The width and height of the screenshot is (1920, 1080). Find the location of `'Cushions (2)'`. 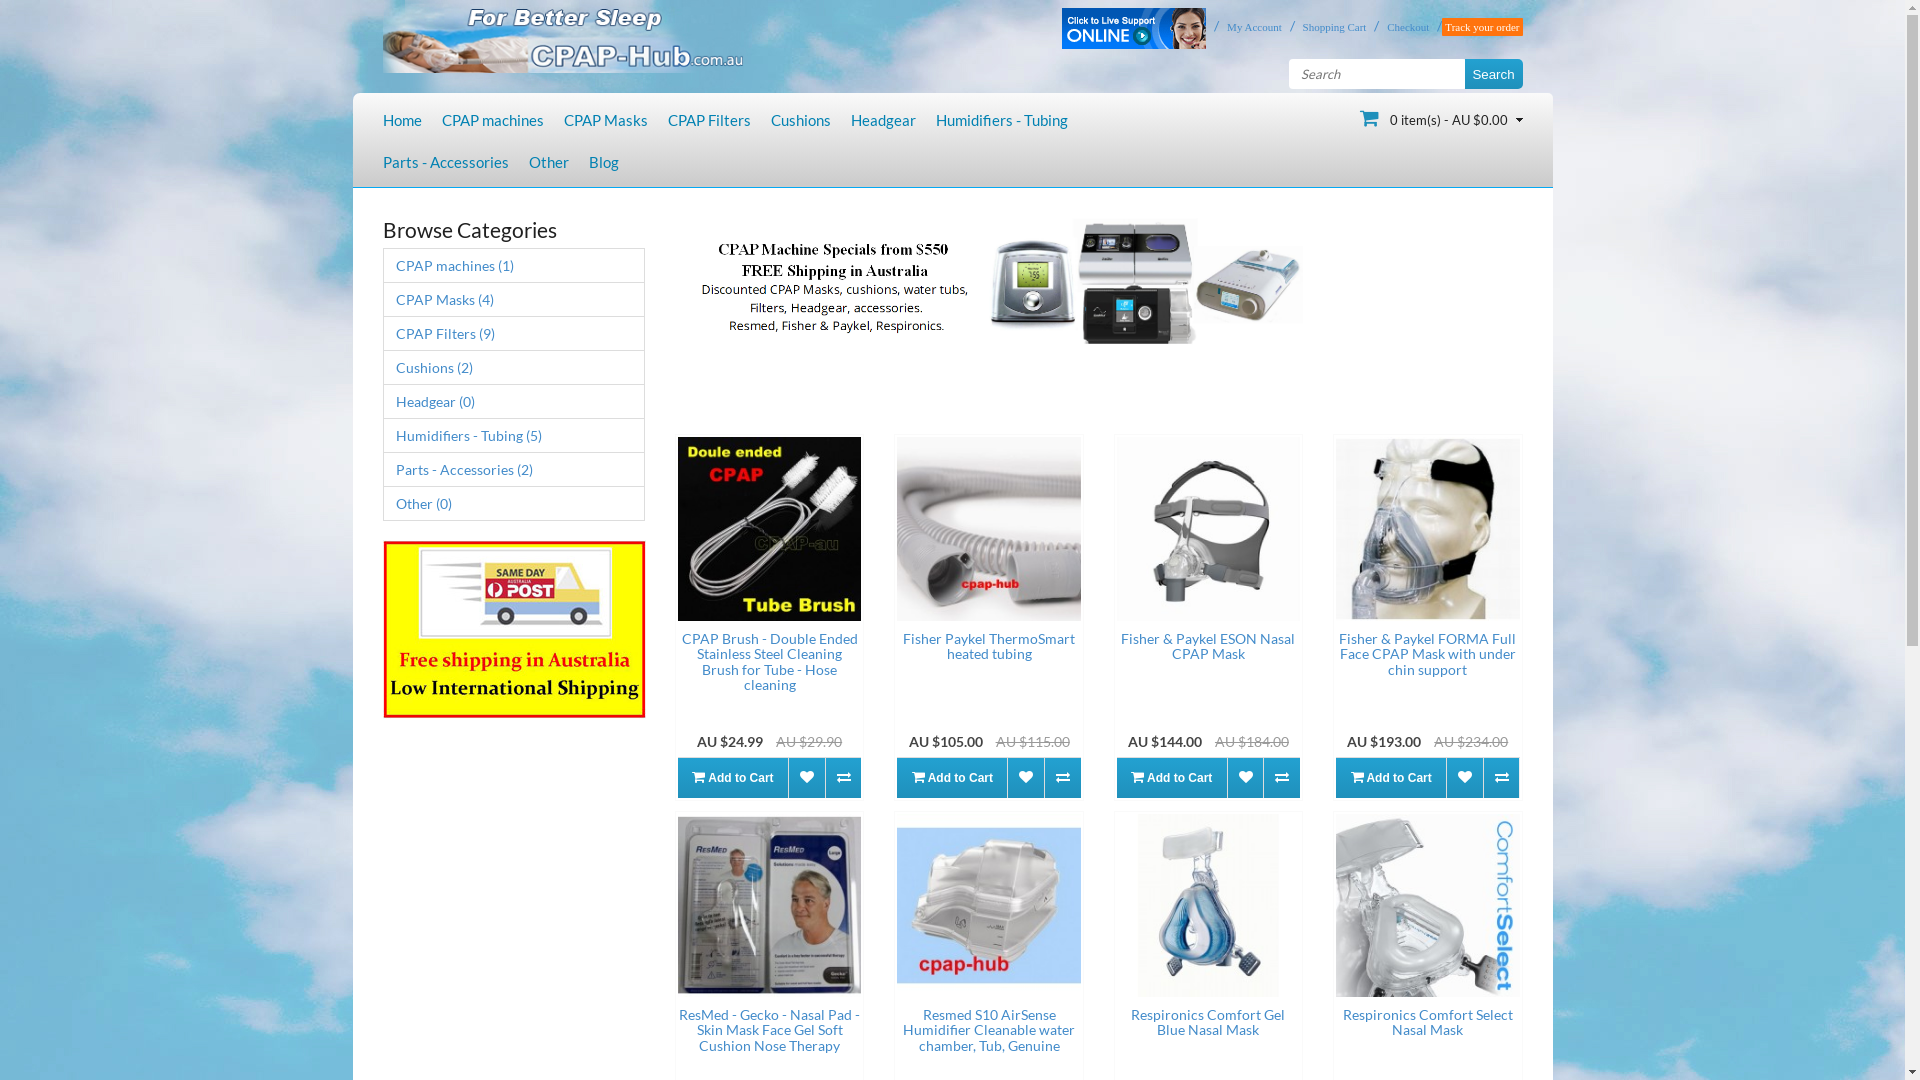

'Cushions (2)' is located at coordinates (513, 367).